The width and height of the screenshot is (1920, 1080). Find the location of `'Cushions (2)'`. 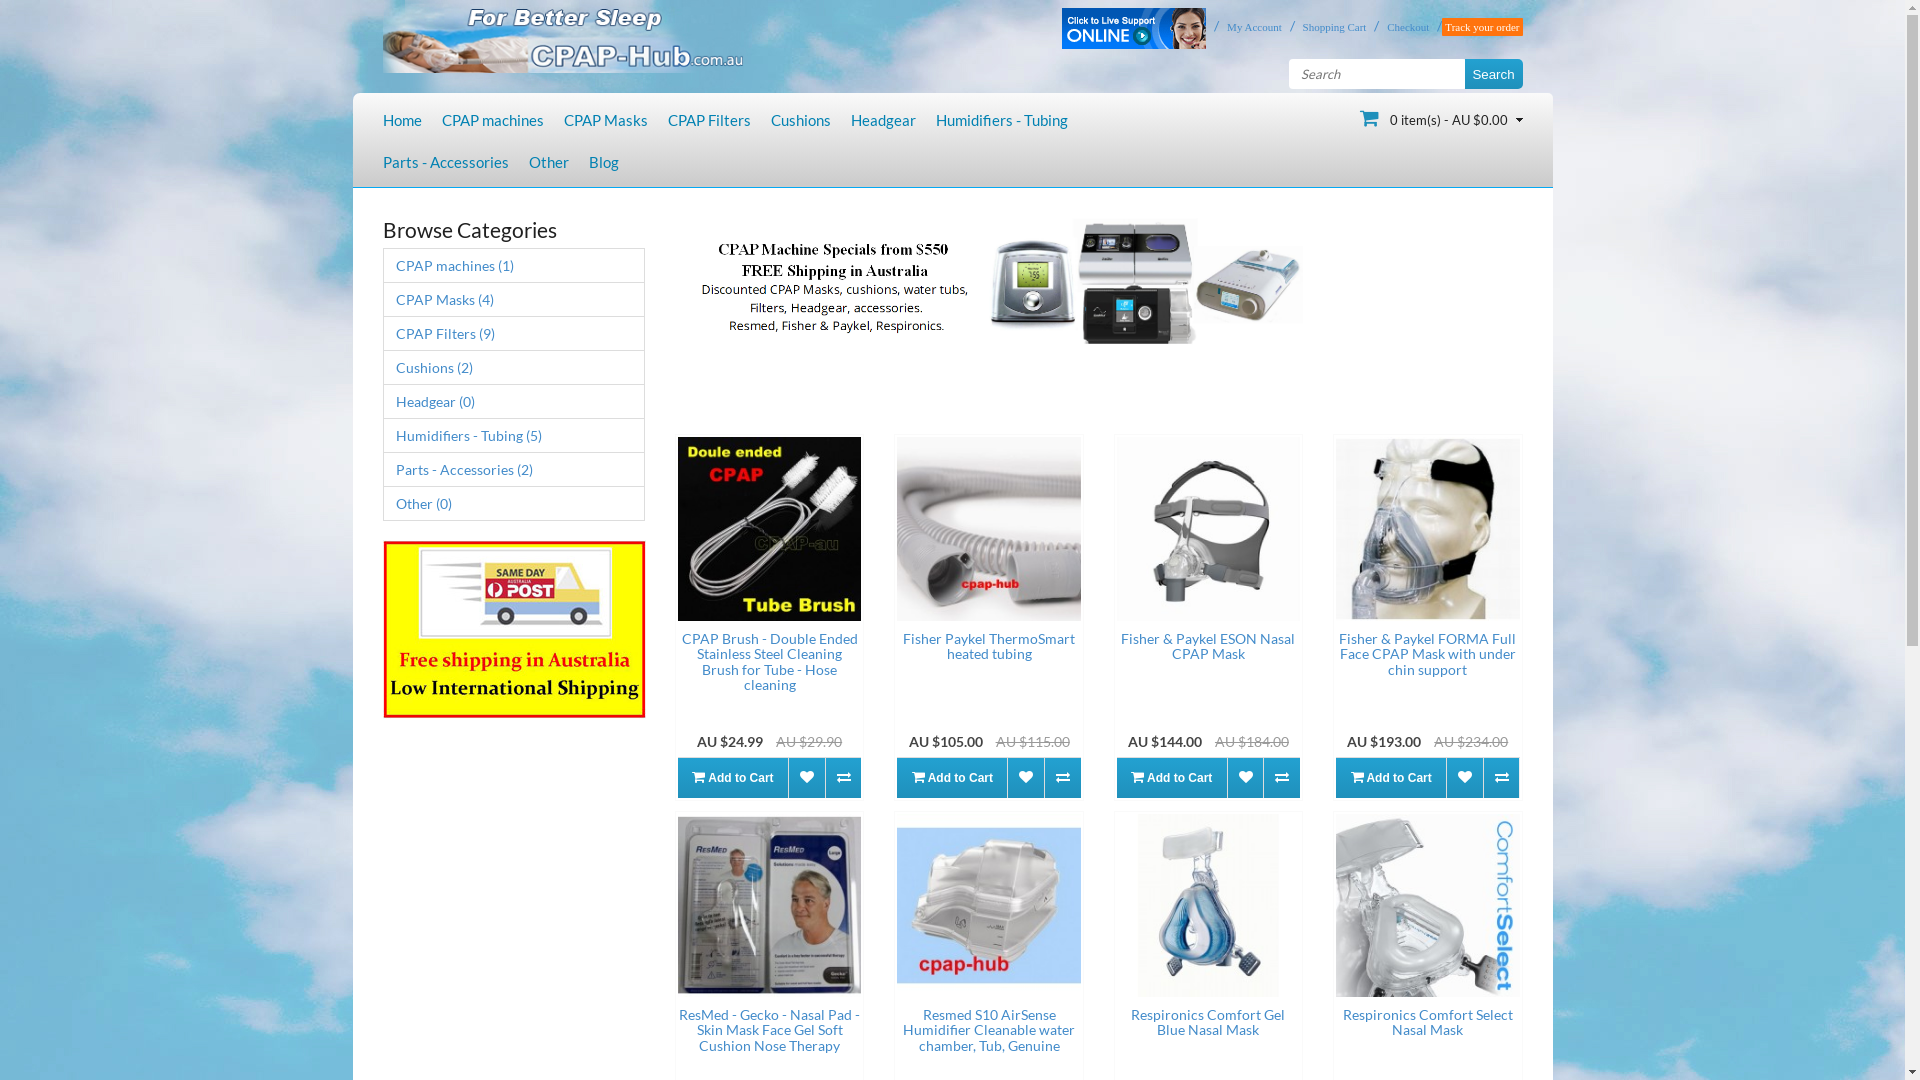

'Cushions (2)' is located at coordinates (513, 367).